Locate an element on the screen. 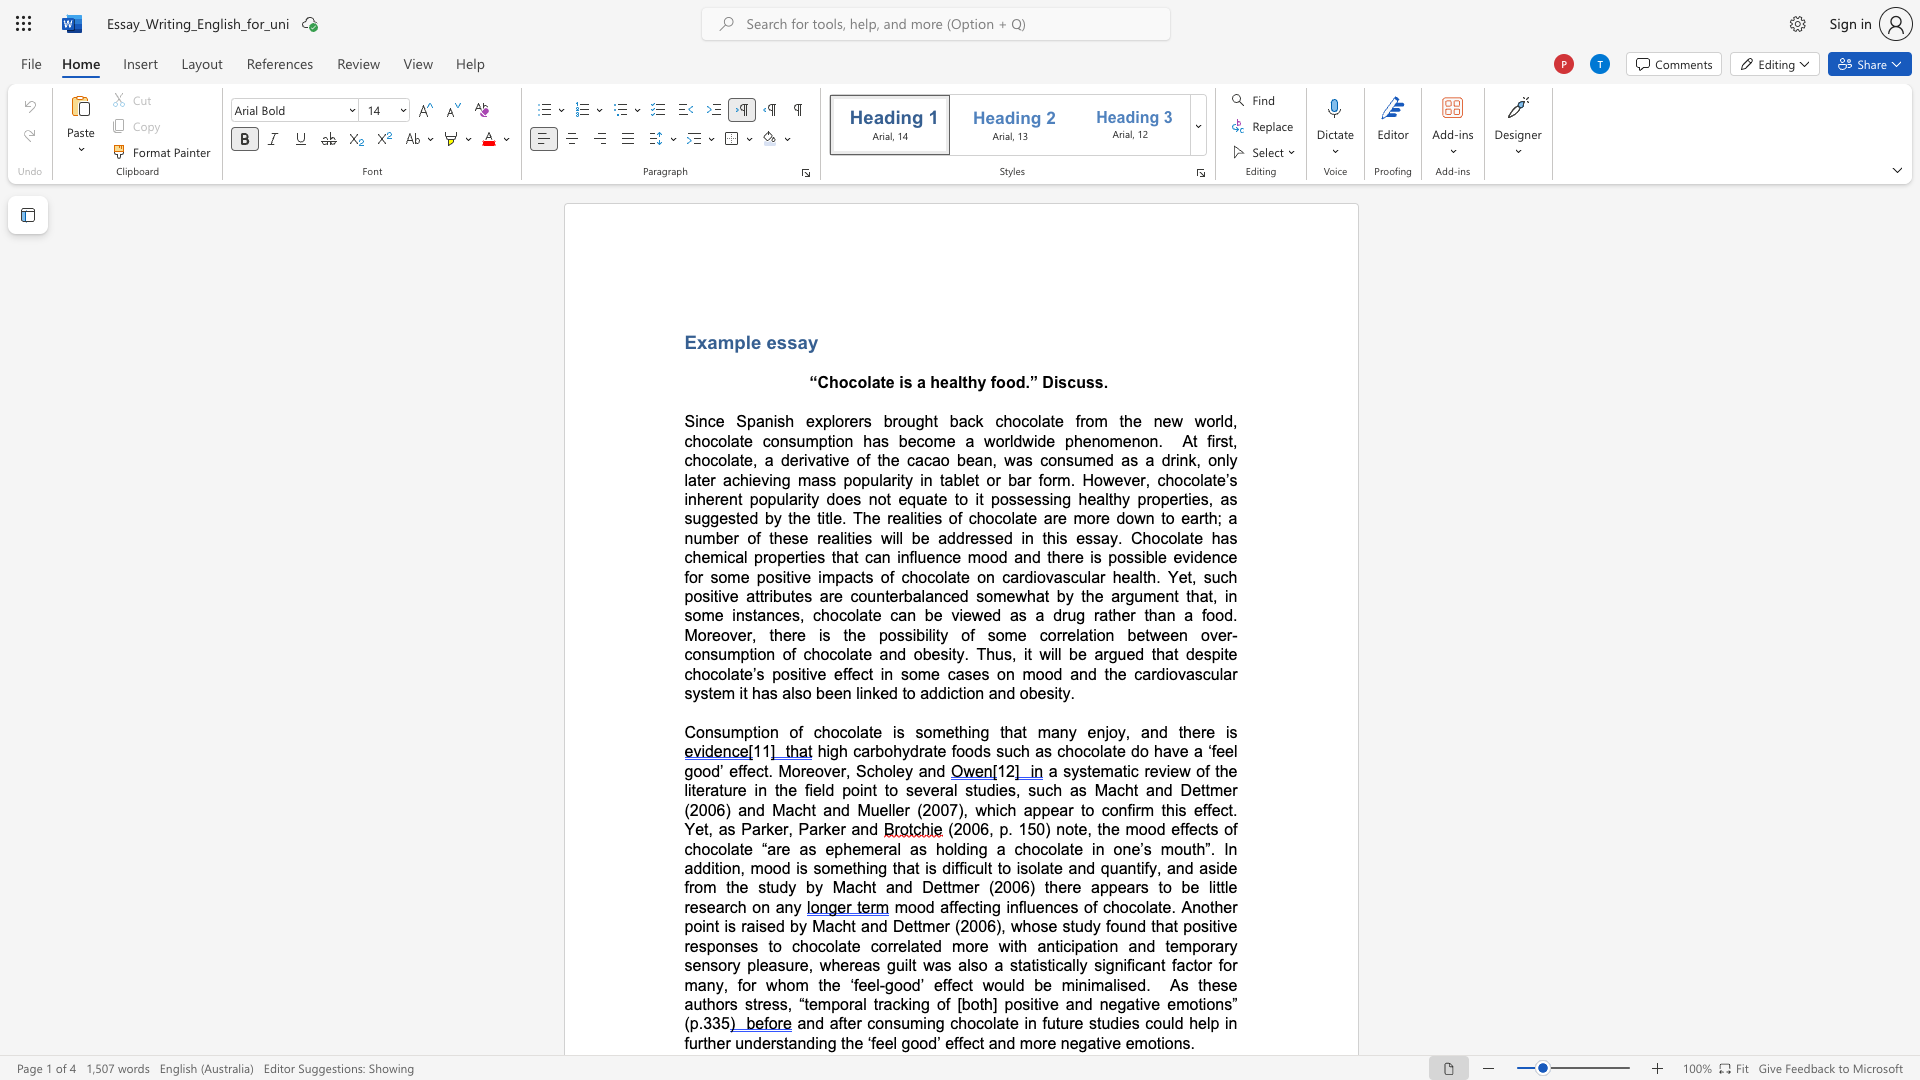 The image size is (1920, 1080). the space between the continuous character "s" and "s" in the text is located at coordinates (786, 341).